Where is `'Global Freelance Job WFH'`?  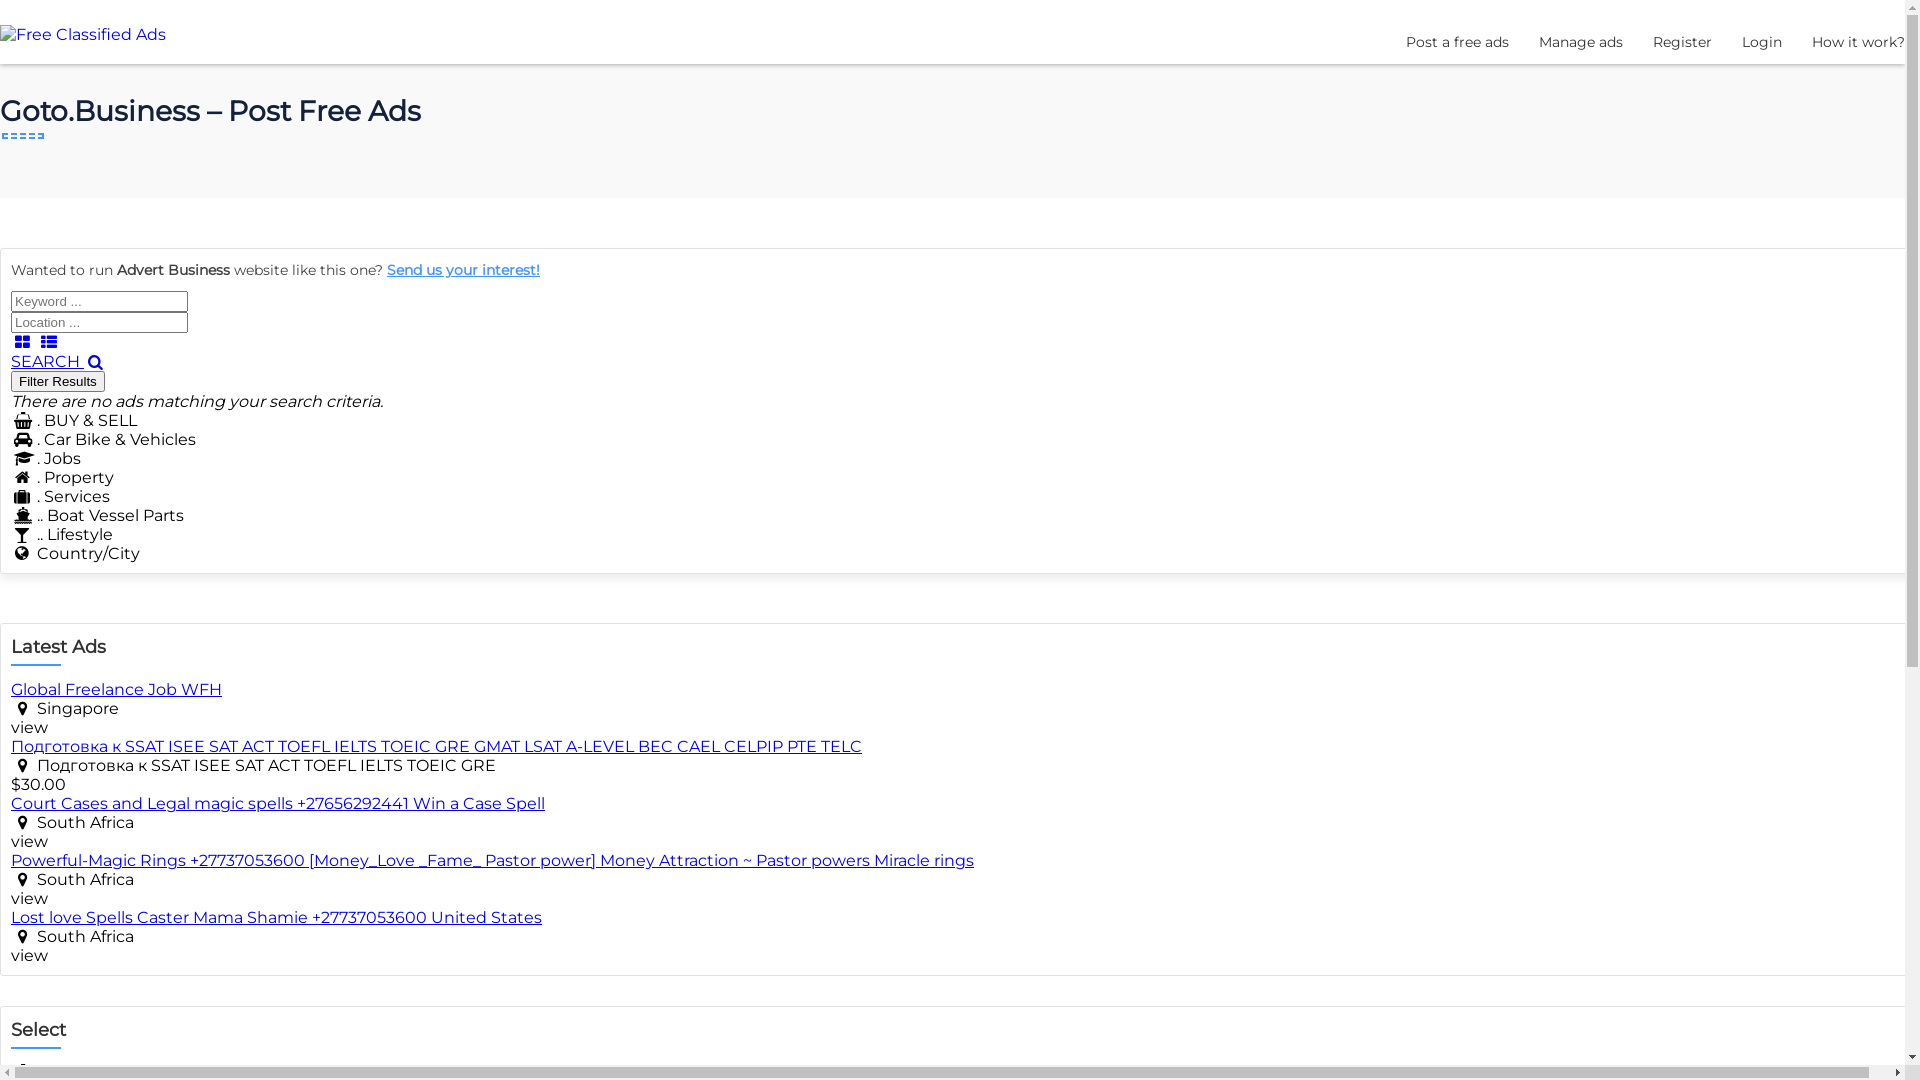
'Global Freelance Job WFH' is located at coordinates (115, 688).